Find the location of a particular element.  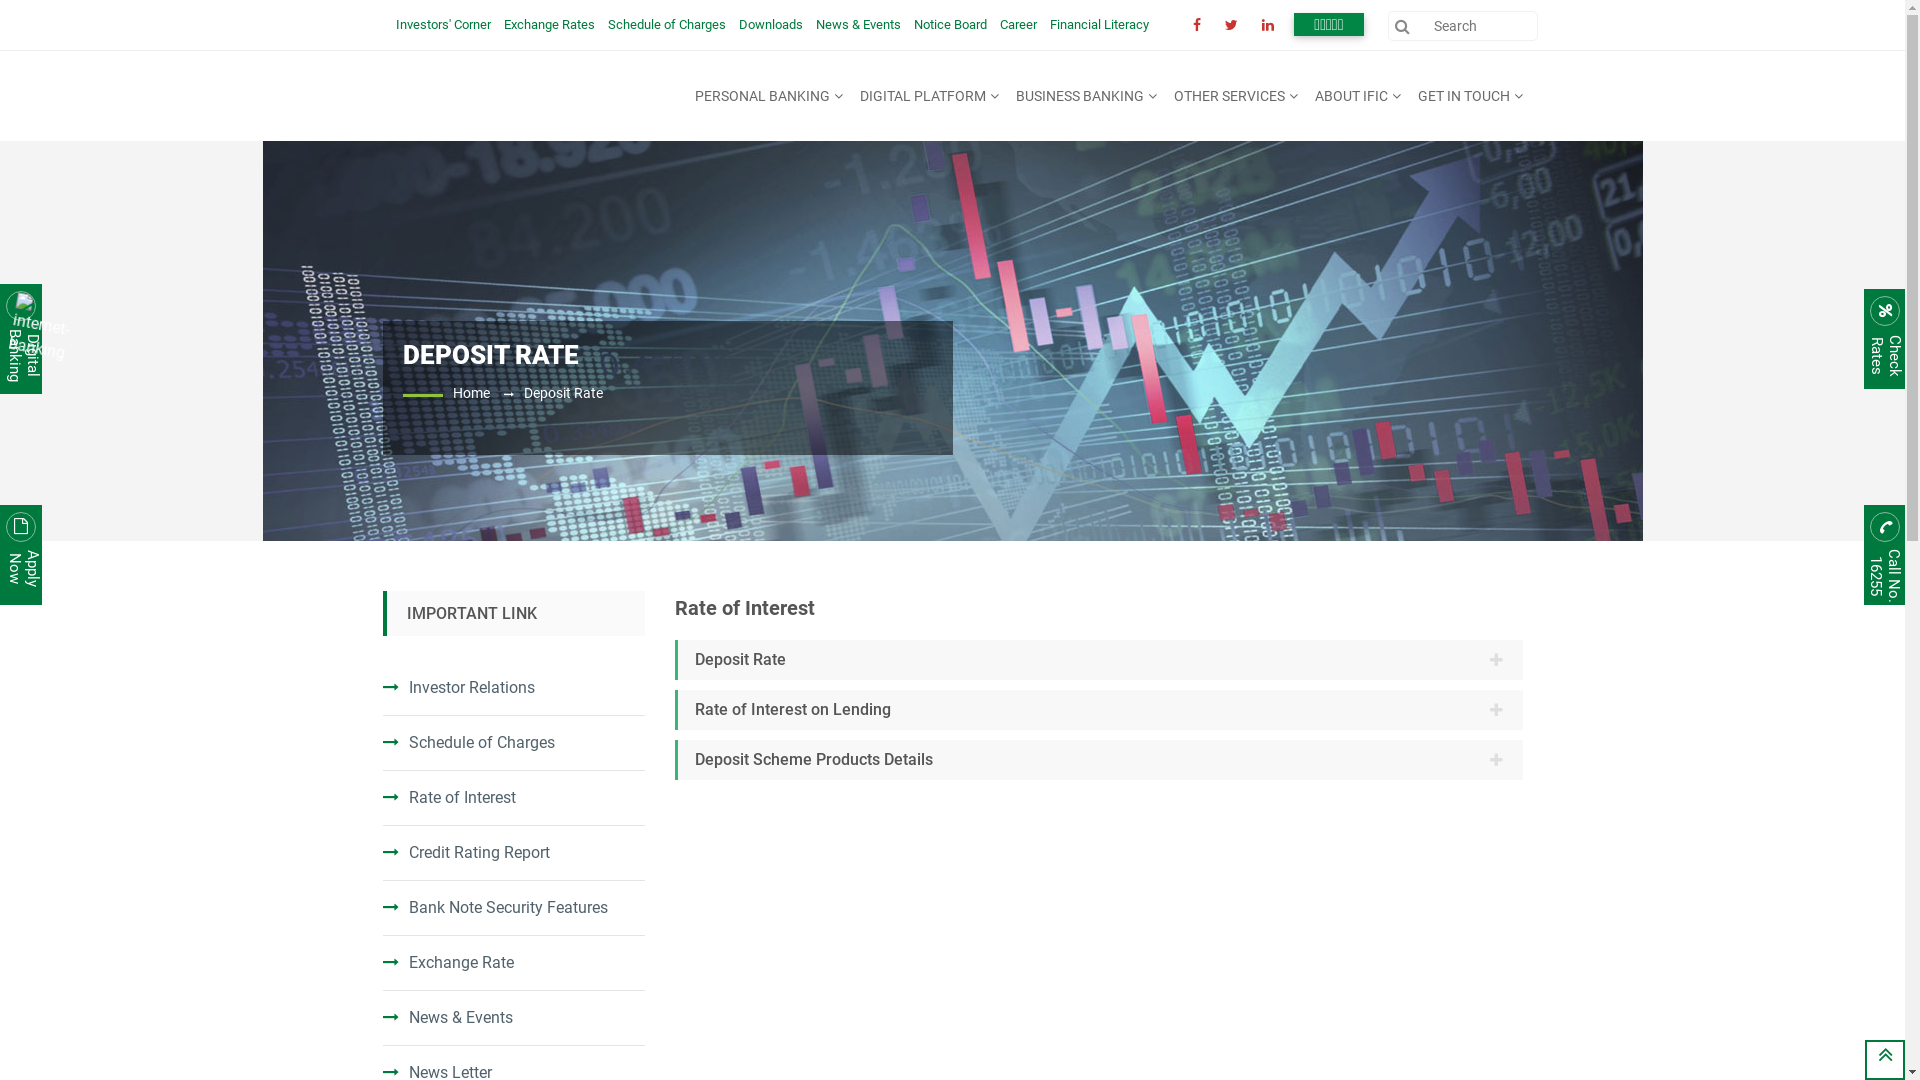

'GET IN TOUCH' is located at coordinates (1465, 96).